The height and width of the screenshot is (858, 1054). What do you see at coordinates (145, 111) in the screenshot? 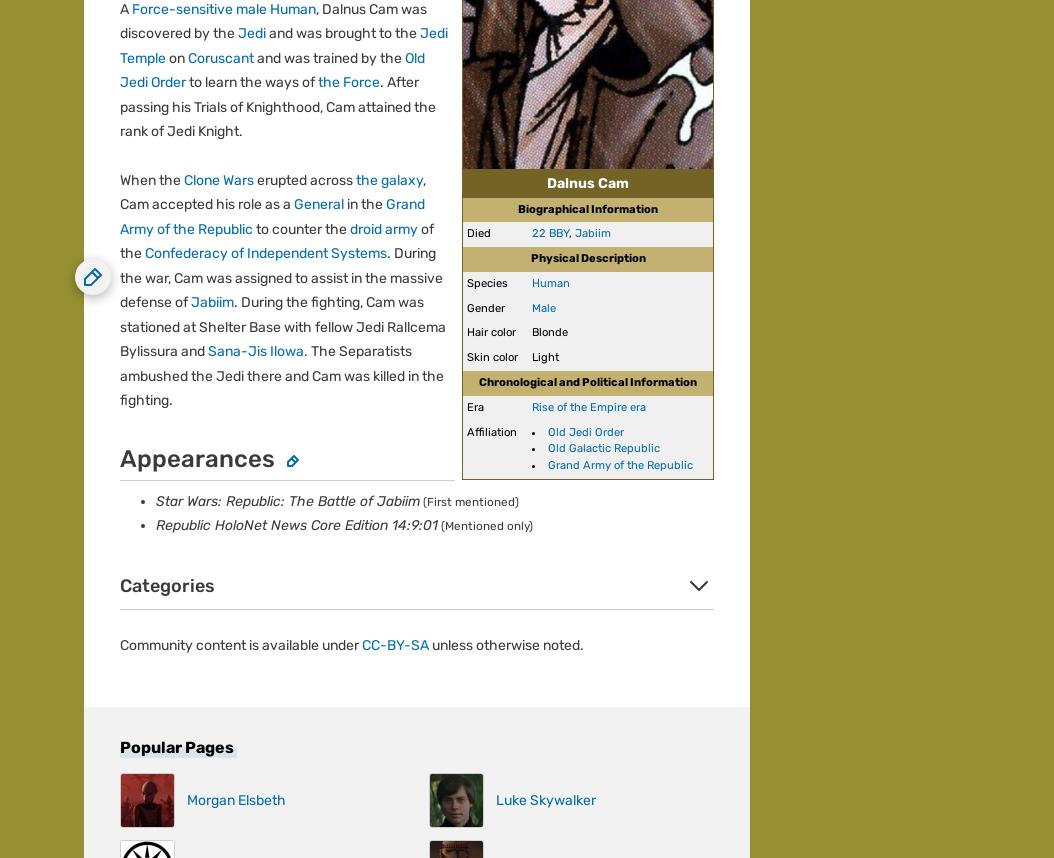
I see `'Community Central'` at bounding box center [145, 111].